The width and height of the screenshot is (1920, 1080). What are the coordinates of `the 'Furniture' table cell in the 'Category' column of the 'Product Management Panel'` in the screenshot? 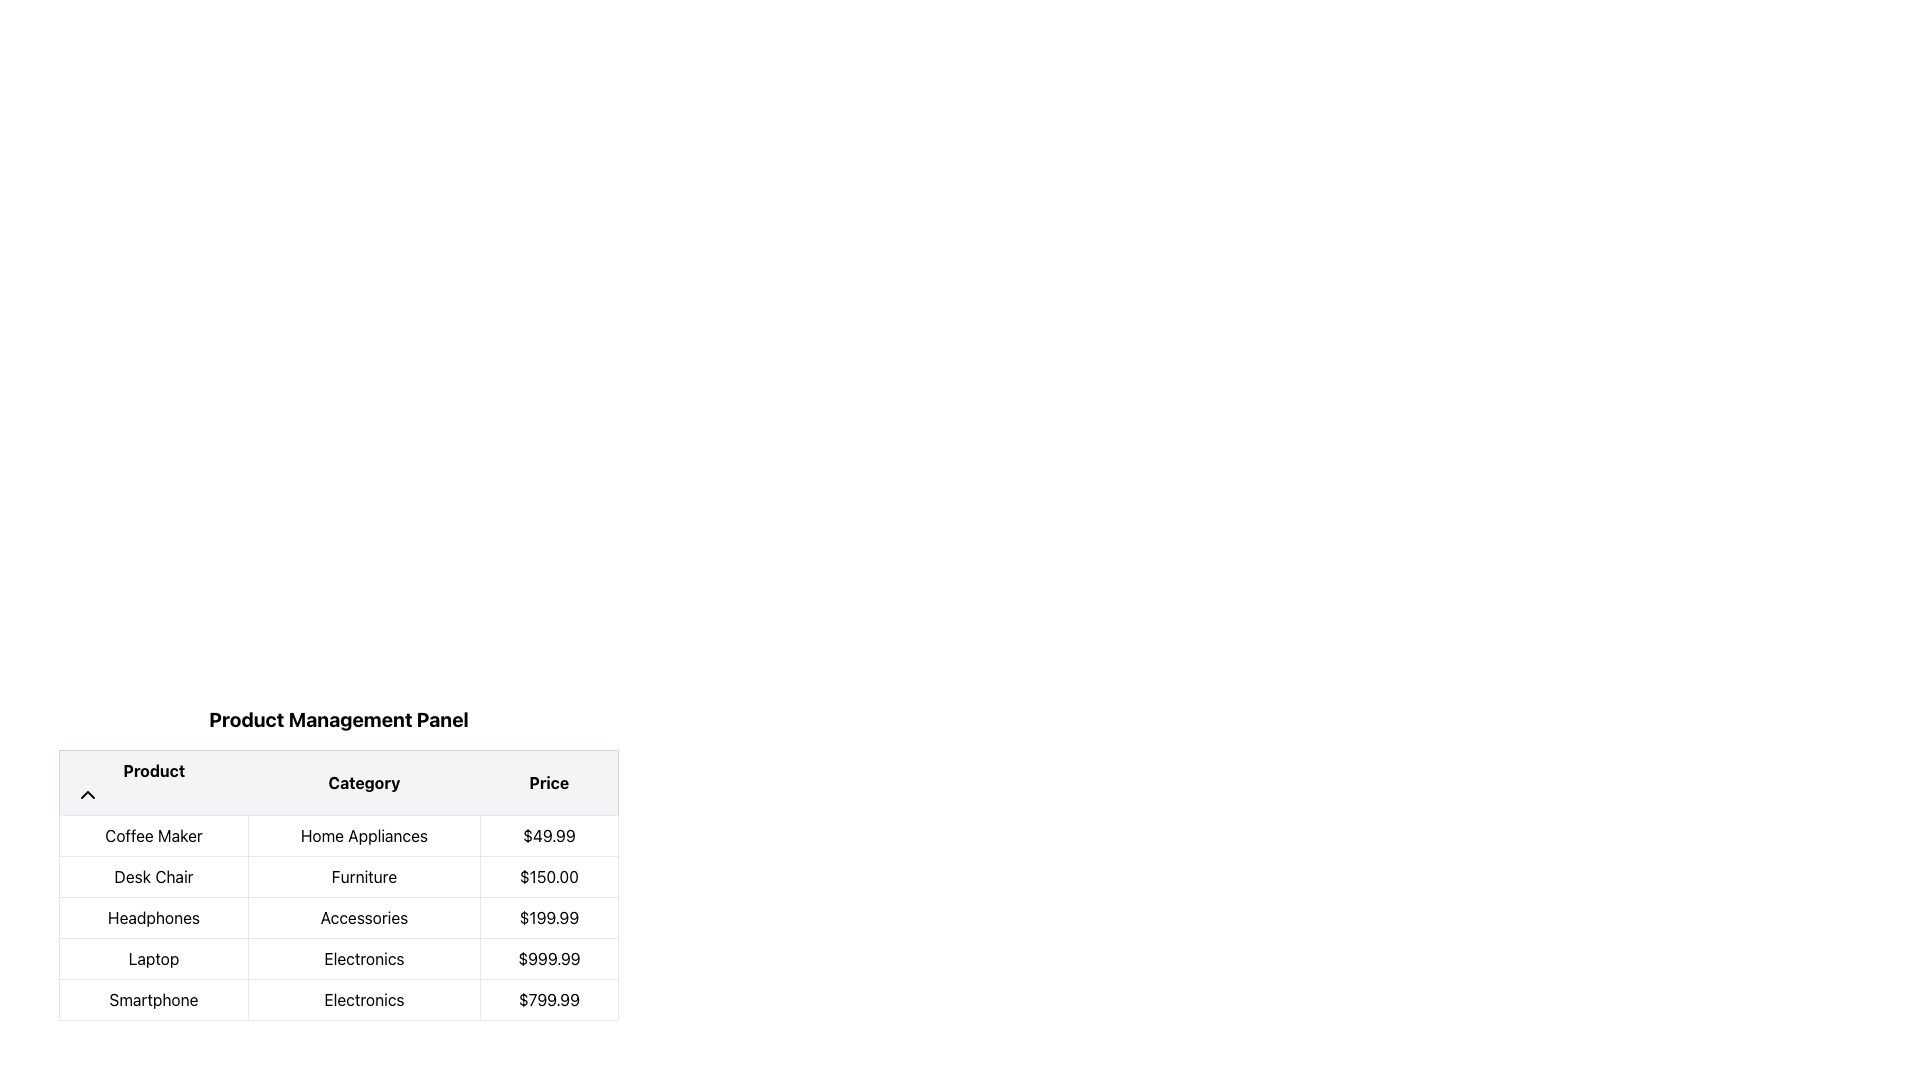 It's located at (364, 875).